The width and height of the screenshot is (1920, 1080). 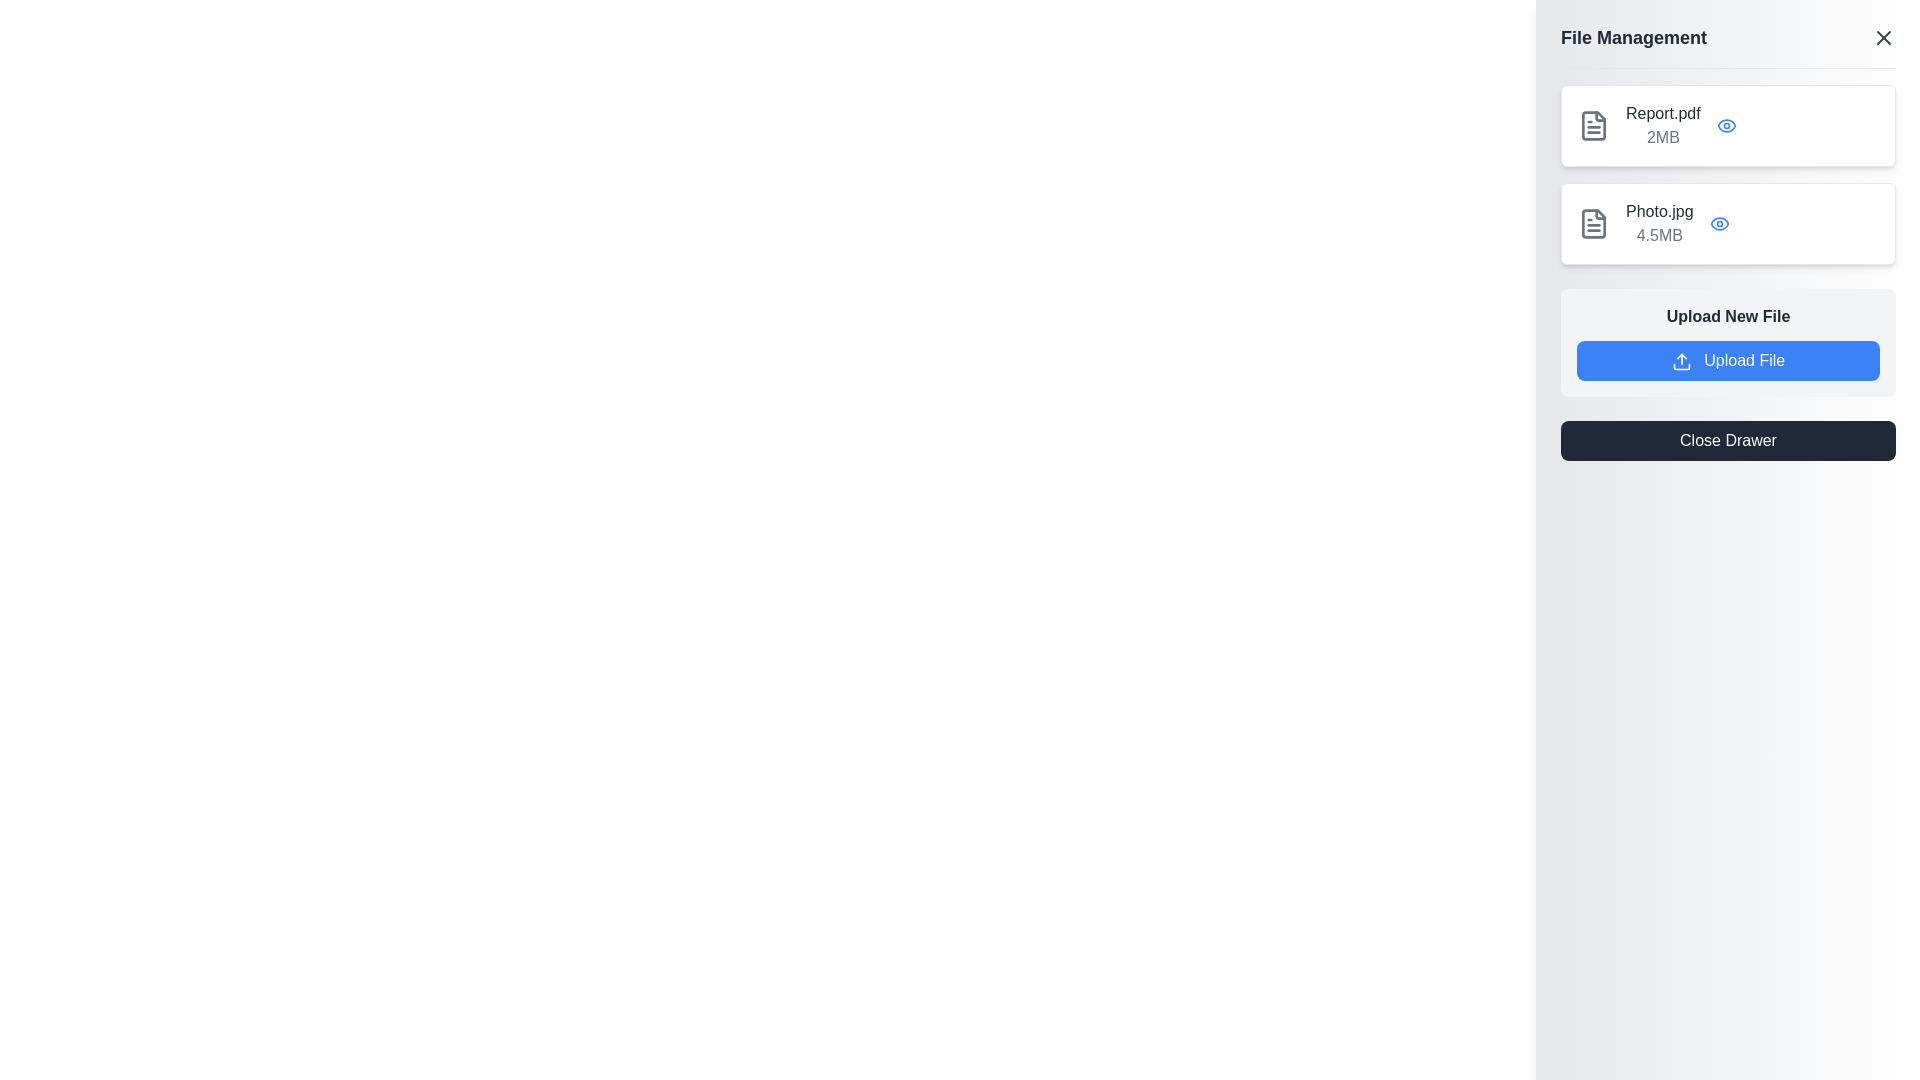 I want to click on the 'Upload' button located within the 'Upload New File' card to initiate the file upload process, so click(x=1727, y=361).